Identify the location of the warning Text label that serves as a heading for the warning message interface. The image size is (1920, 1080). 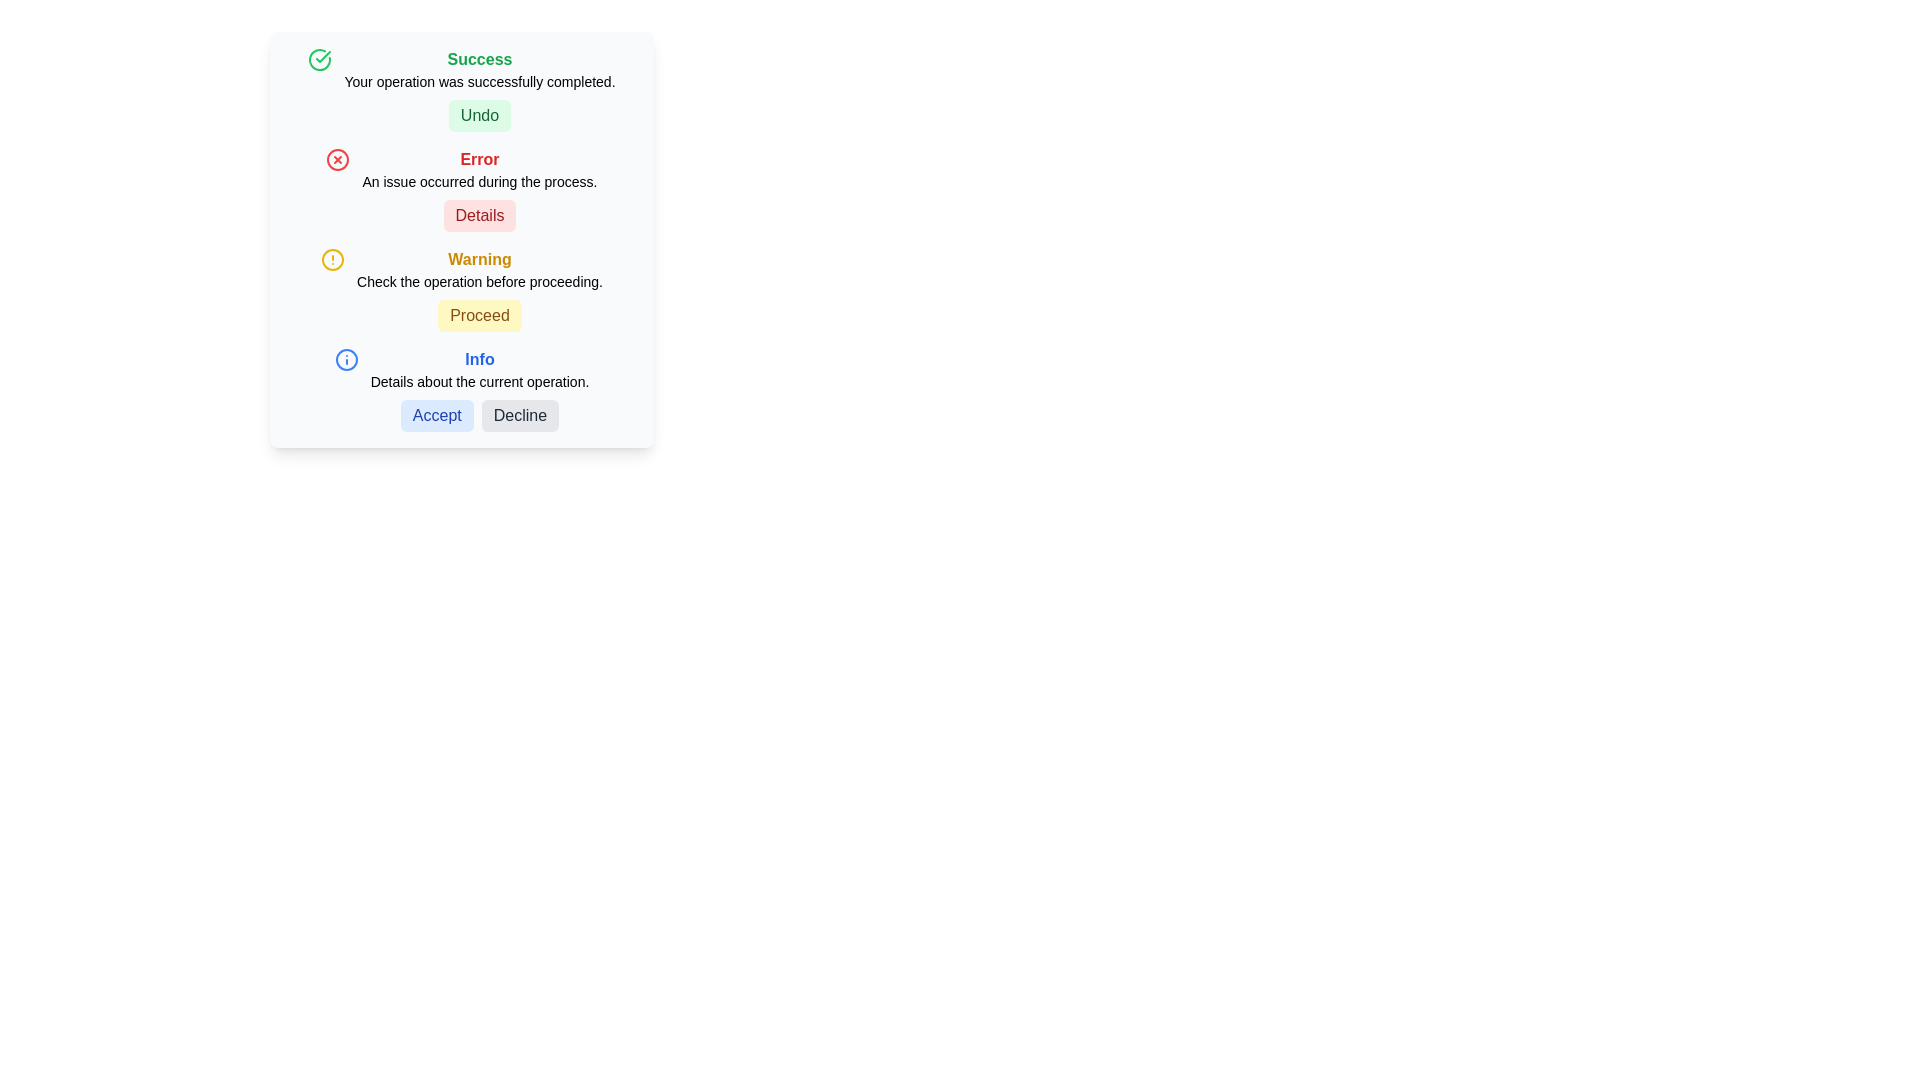
(480, 258).